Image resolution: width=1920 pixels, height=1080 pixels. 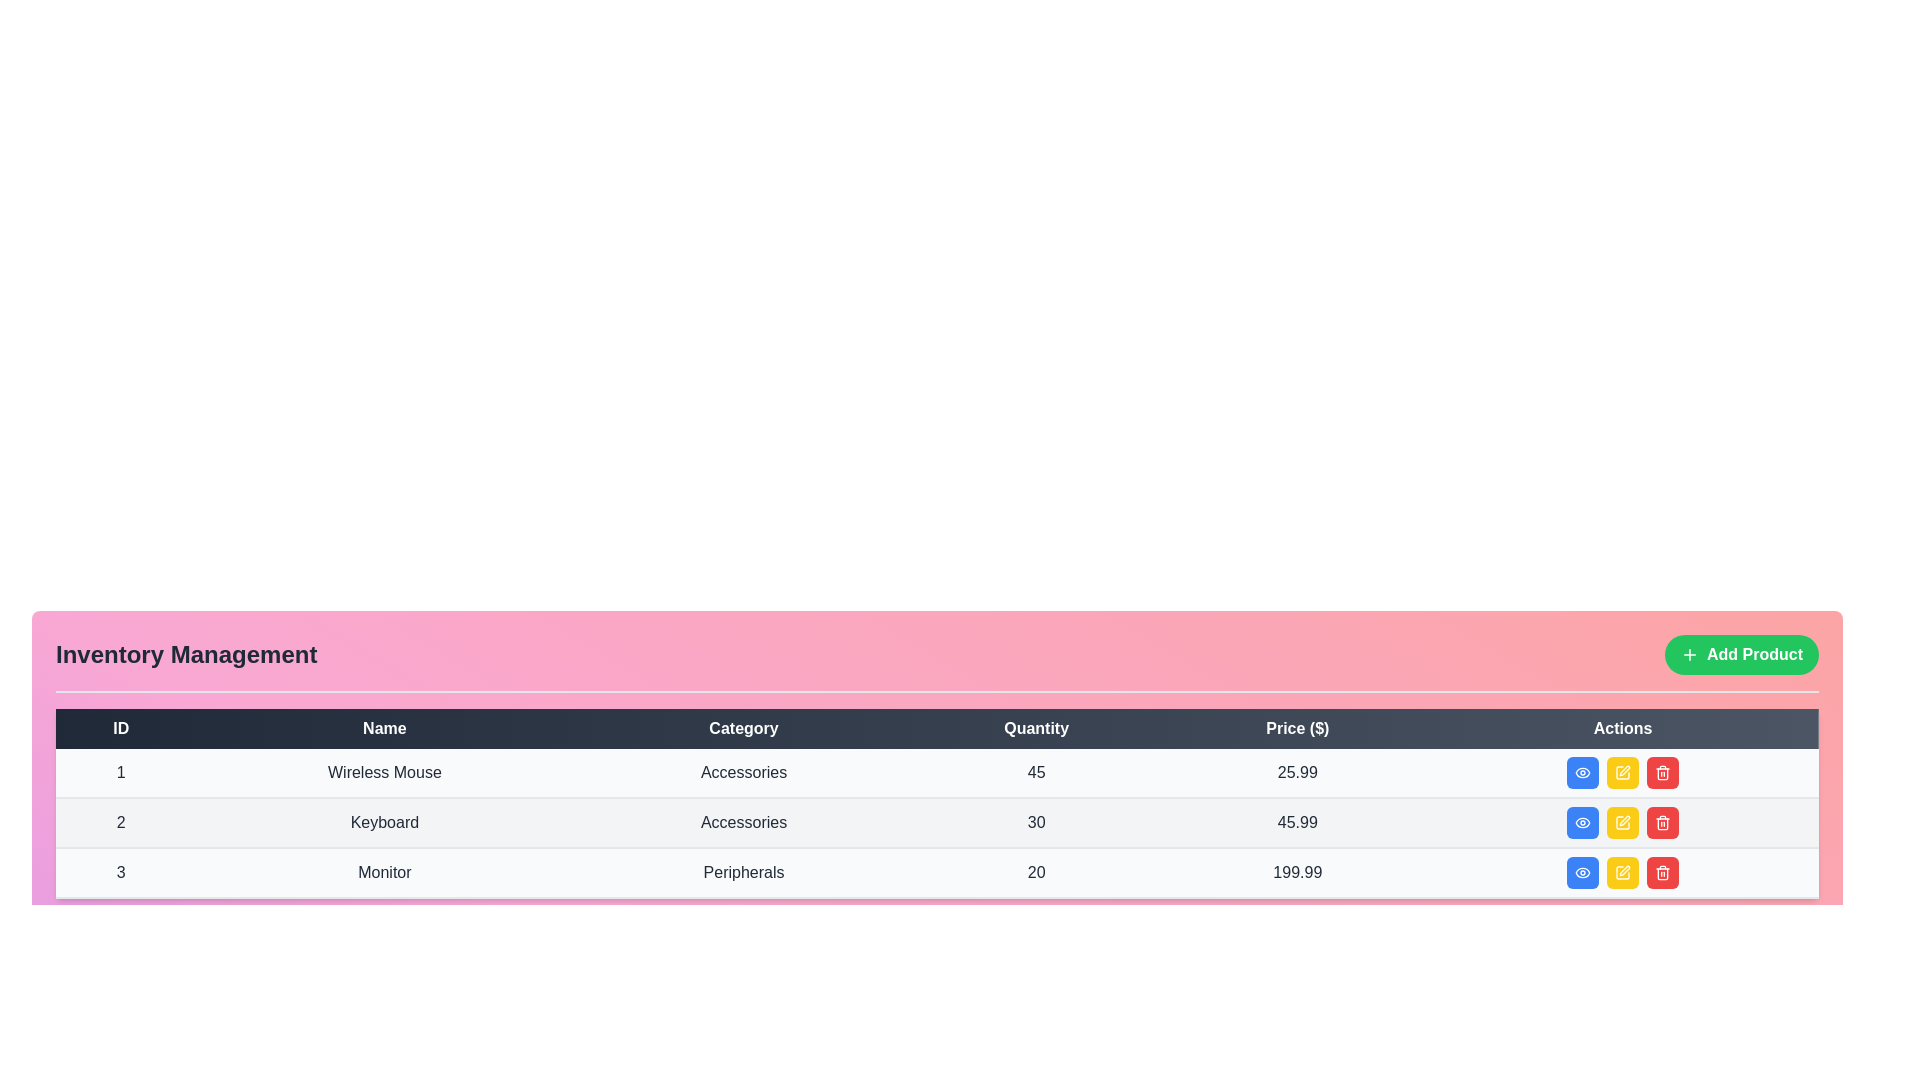 What do you see at coordinates (1582, 871) in the screenshot?
I see `the 'view' button in the 'Actions' column of the third row` at bounding box center [1582, 871].